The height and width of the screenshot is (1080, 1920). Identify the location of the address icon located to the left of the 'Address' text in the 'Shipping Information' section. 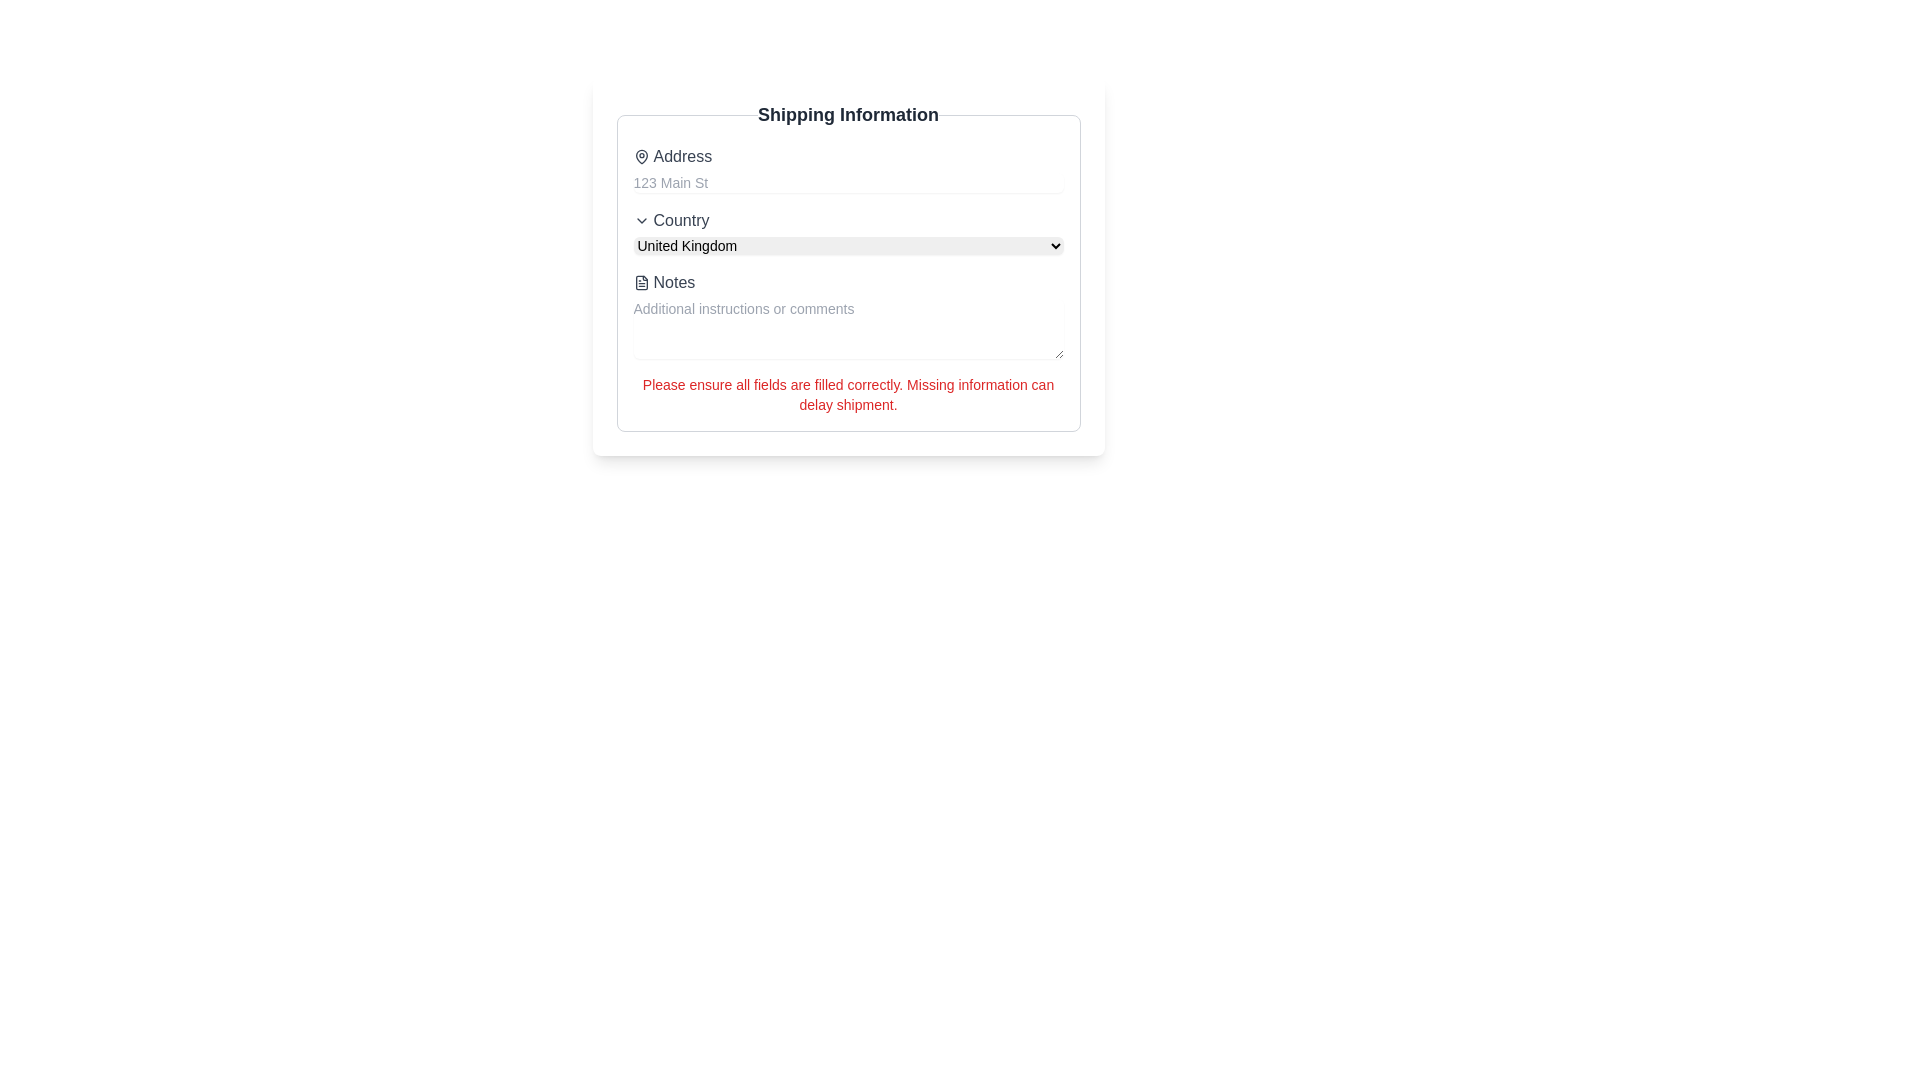
(641, 156).